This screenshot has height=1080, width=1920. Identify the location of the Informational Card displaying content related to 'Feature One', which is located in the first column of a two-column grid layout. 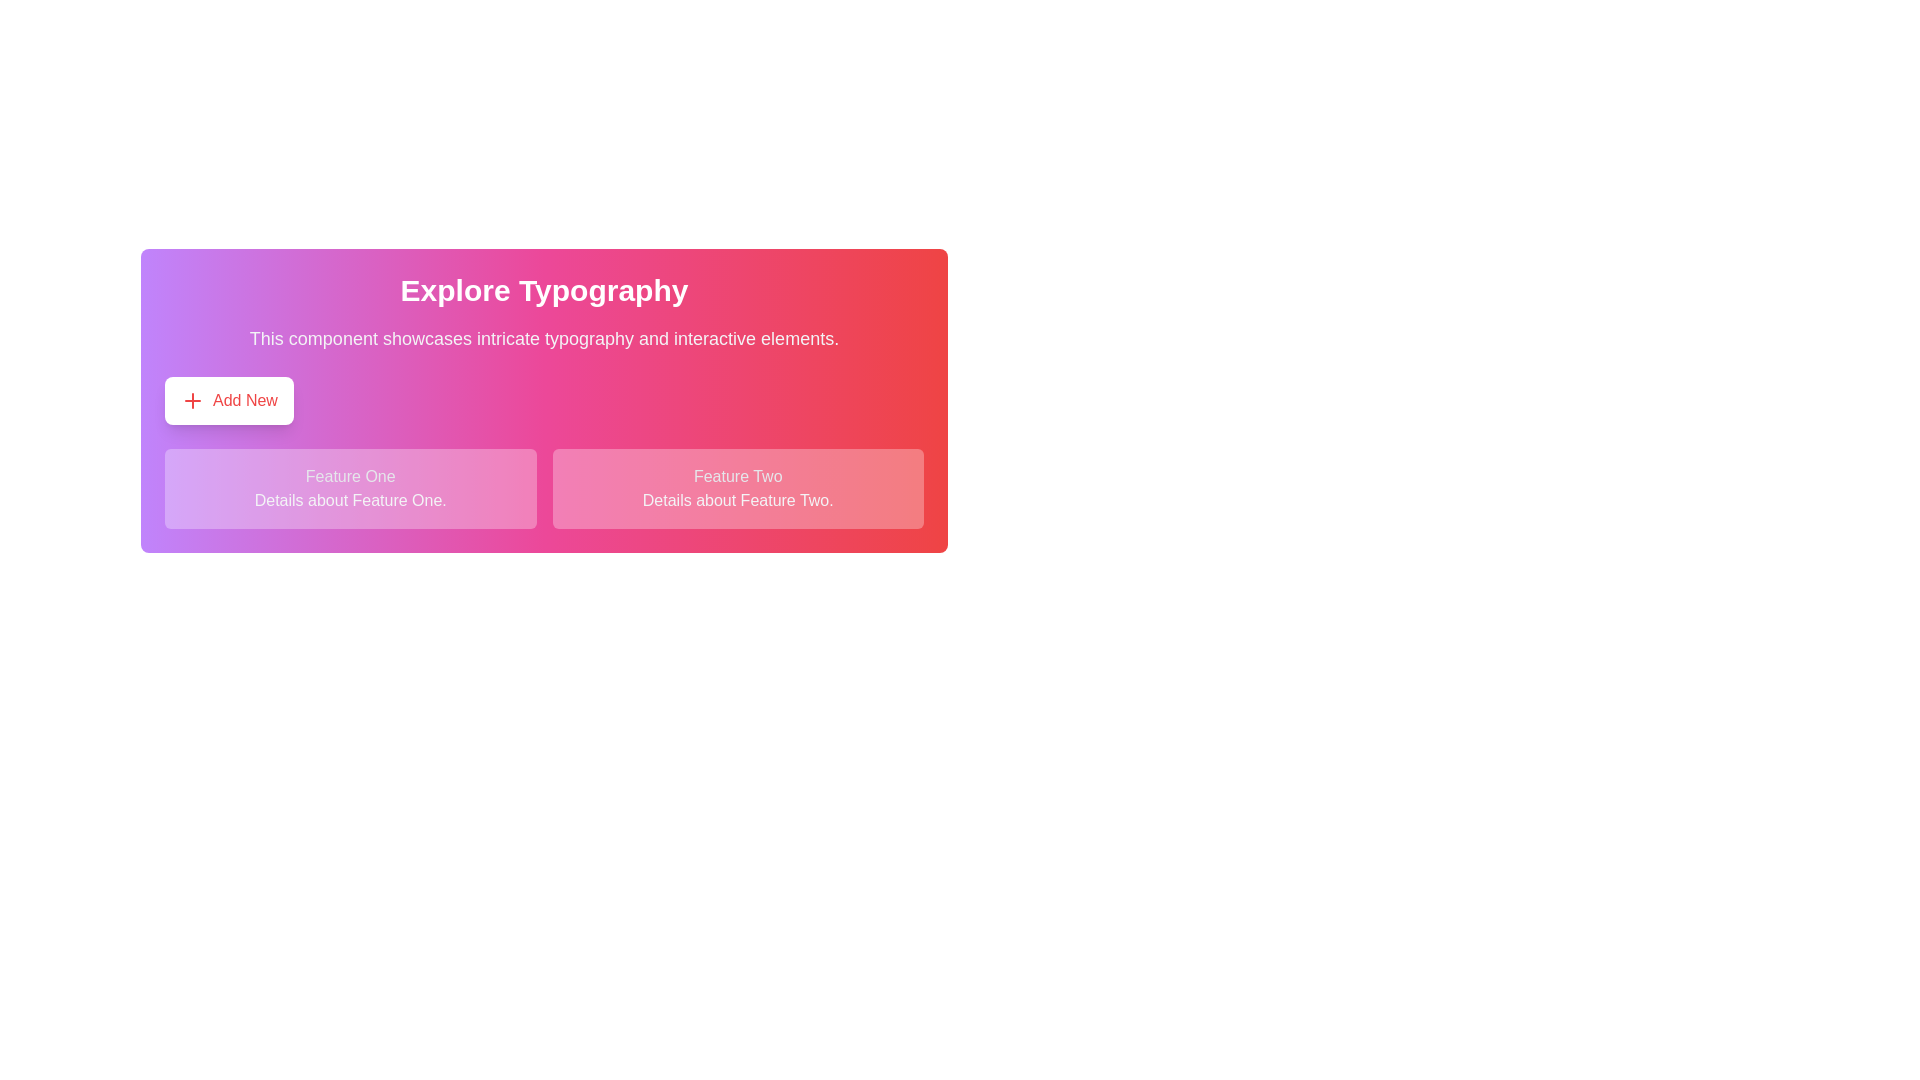
(350, 489).